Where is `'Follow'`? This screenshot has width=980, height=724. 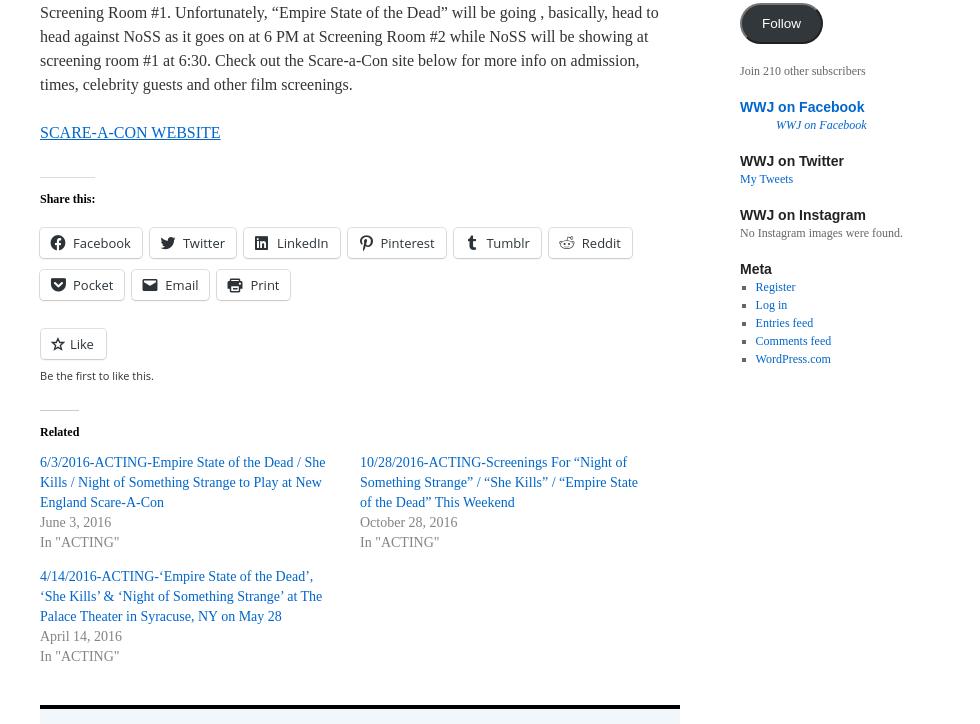 'Follow' is located at coordinates (780, 23).